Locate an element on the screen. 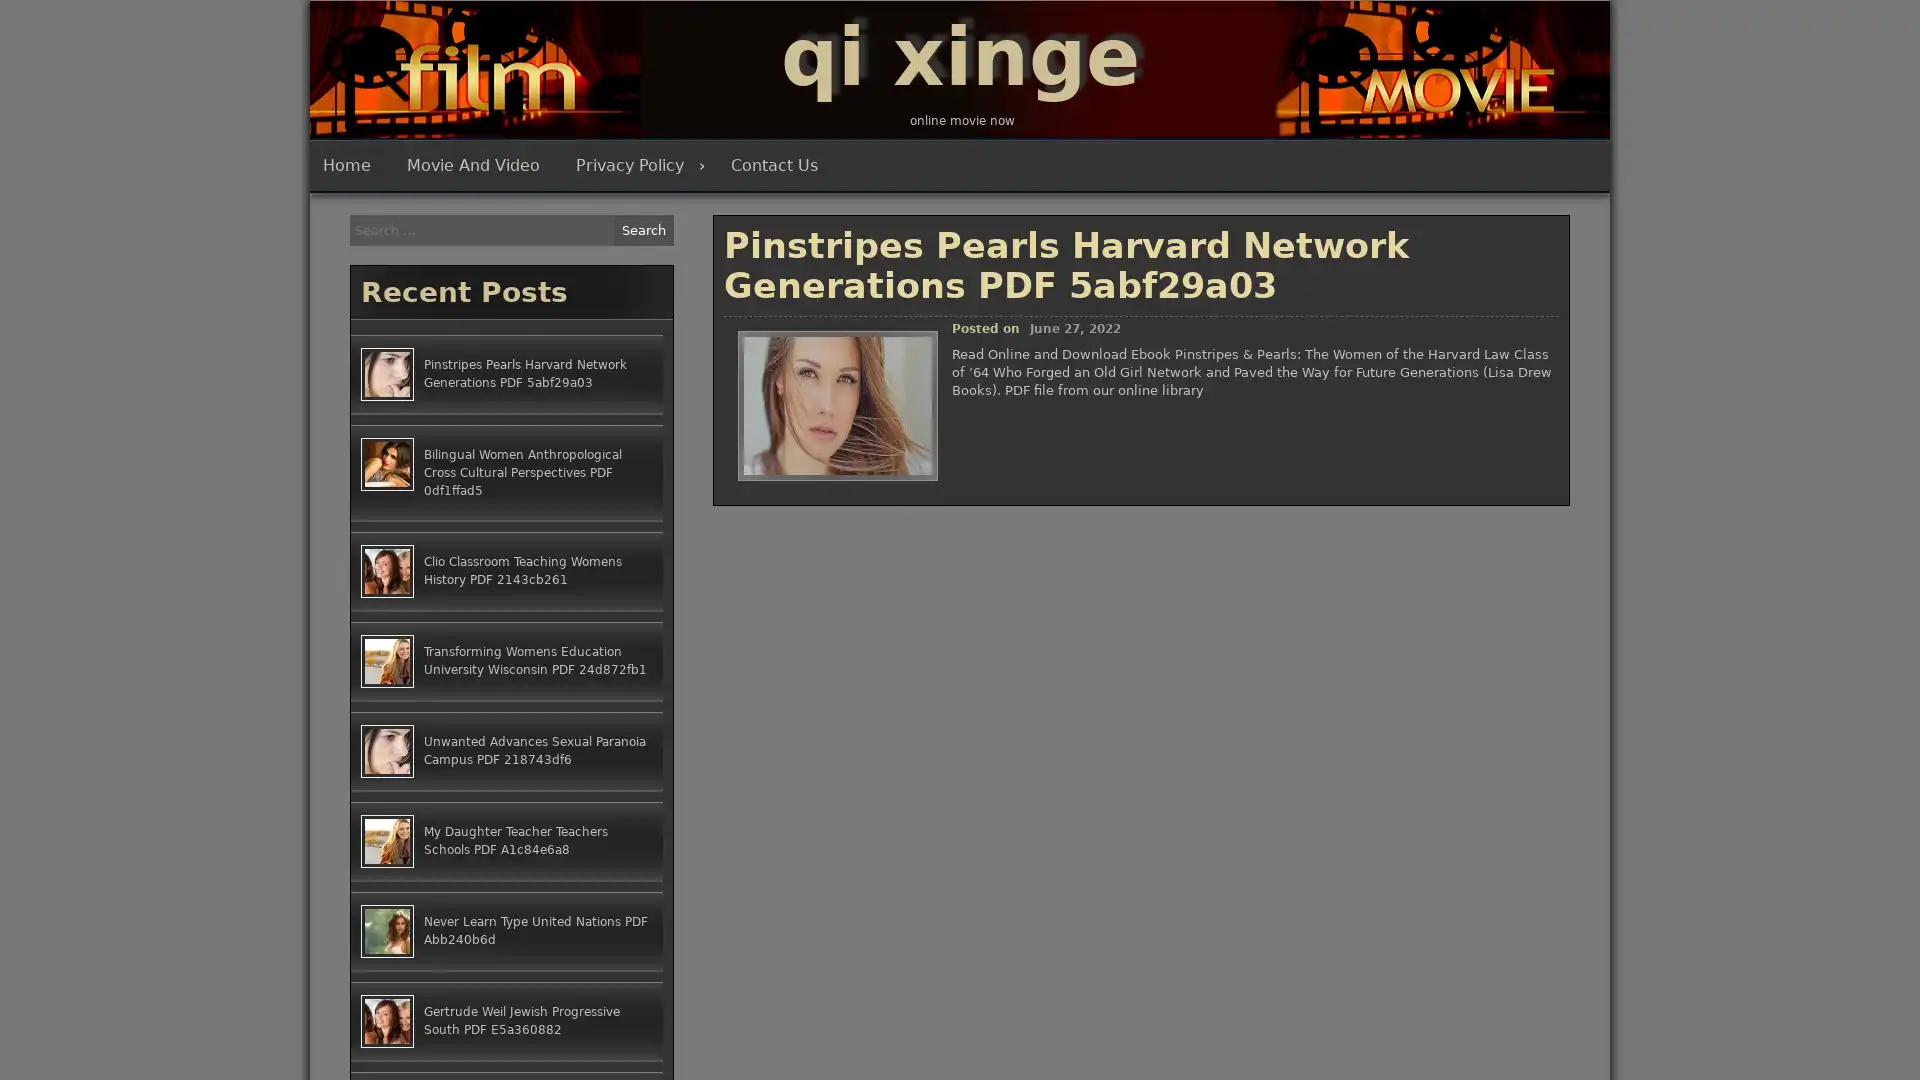  Search is located at coordinates (643, 229).